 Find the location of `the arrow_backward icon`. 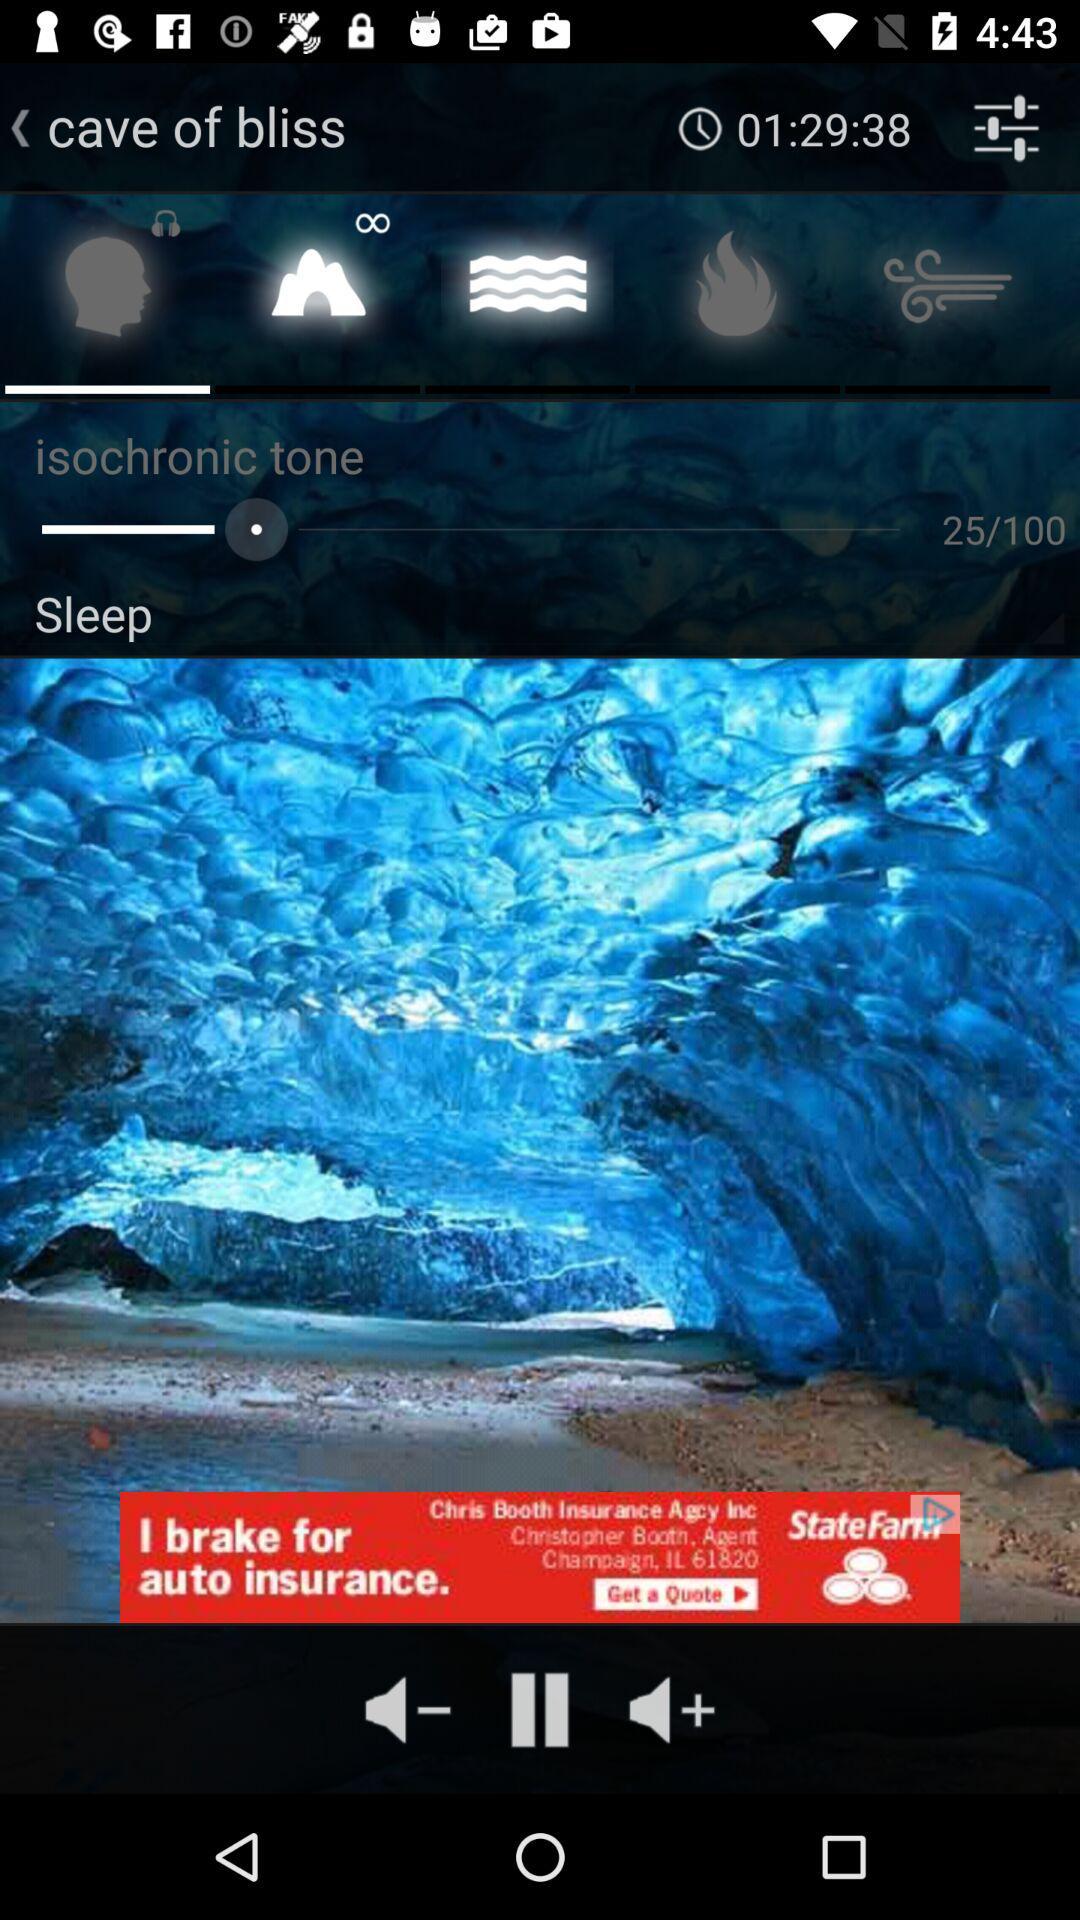

the arrow_backward icon is located at coordinates (20, 127).